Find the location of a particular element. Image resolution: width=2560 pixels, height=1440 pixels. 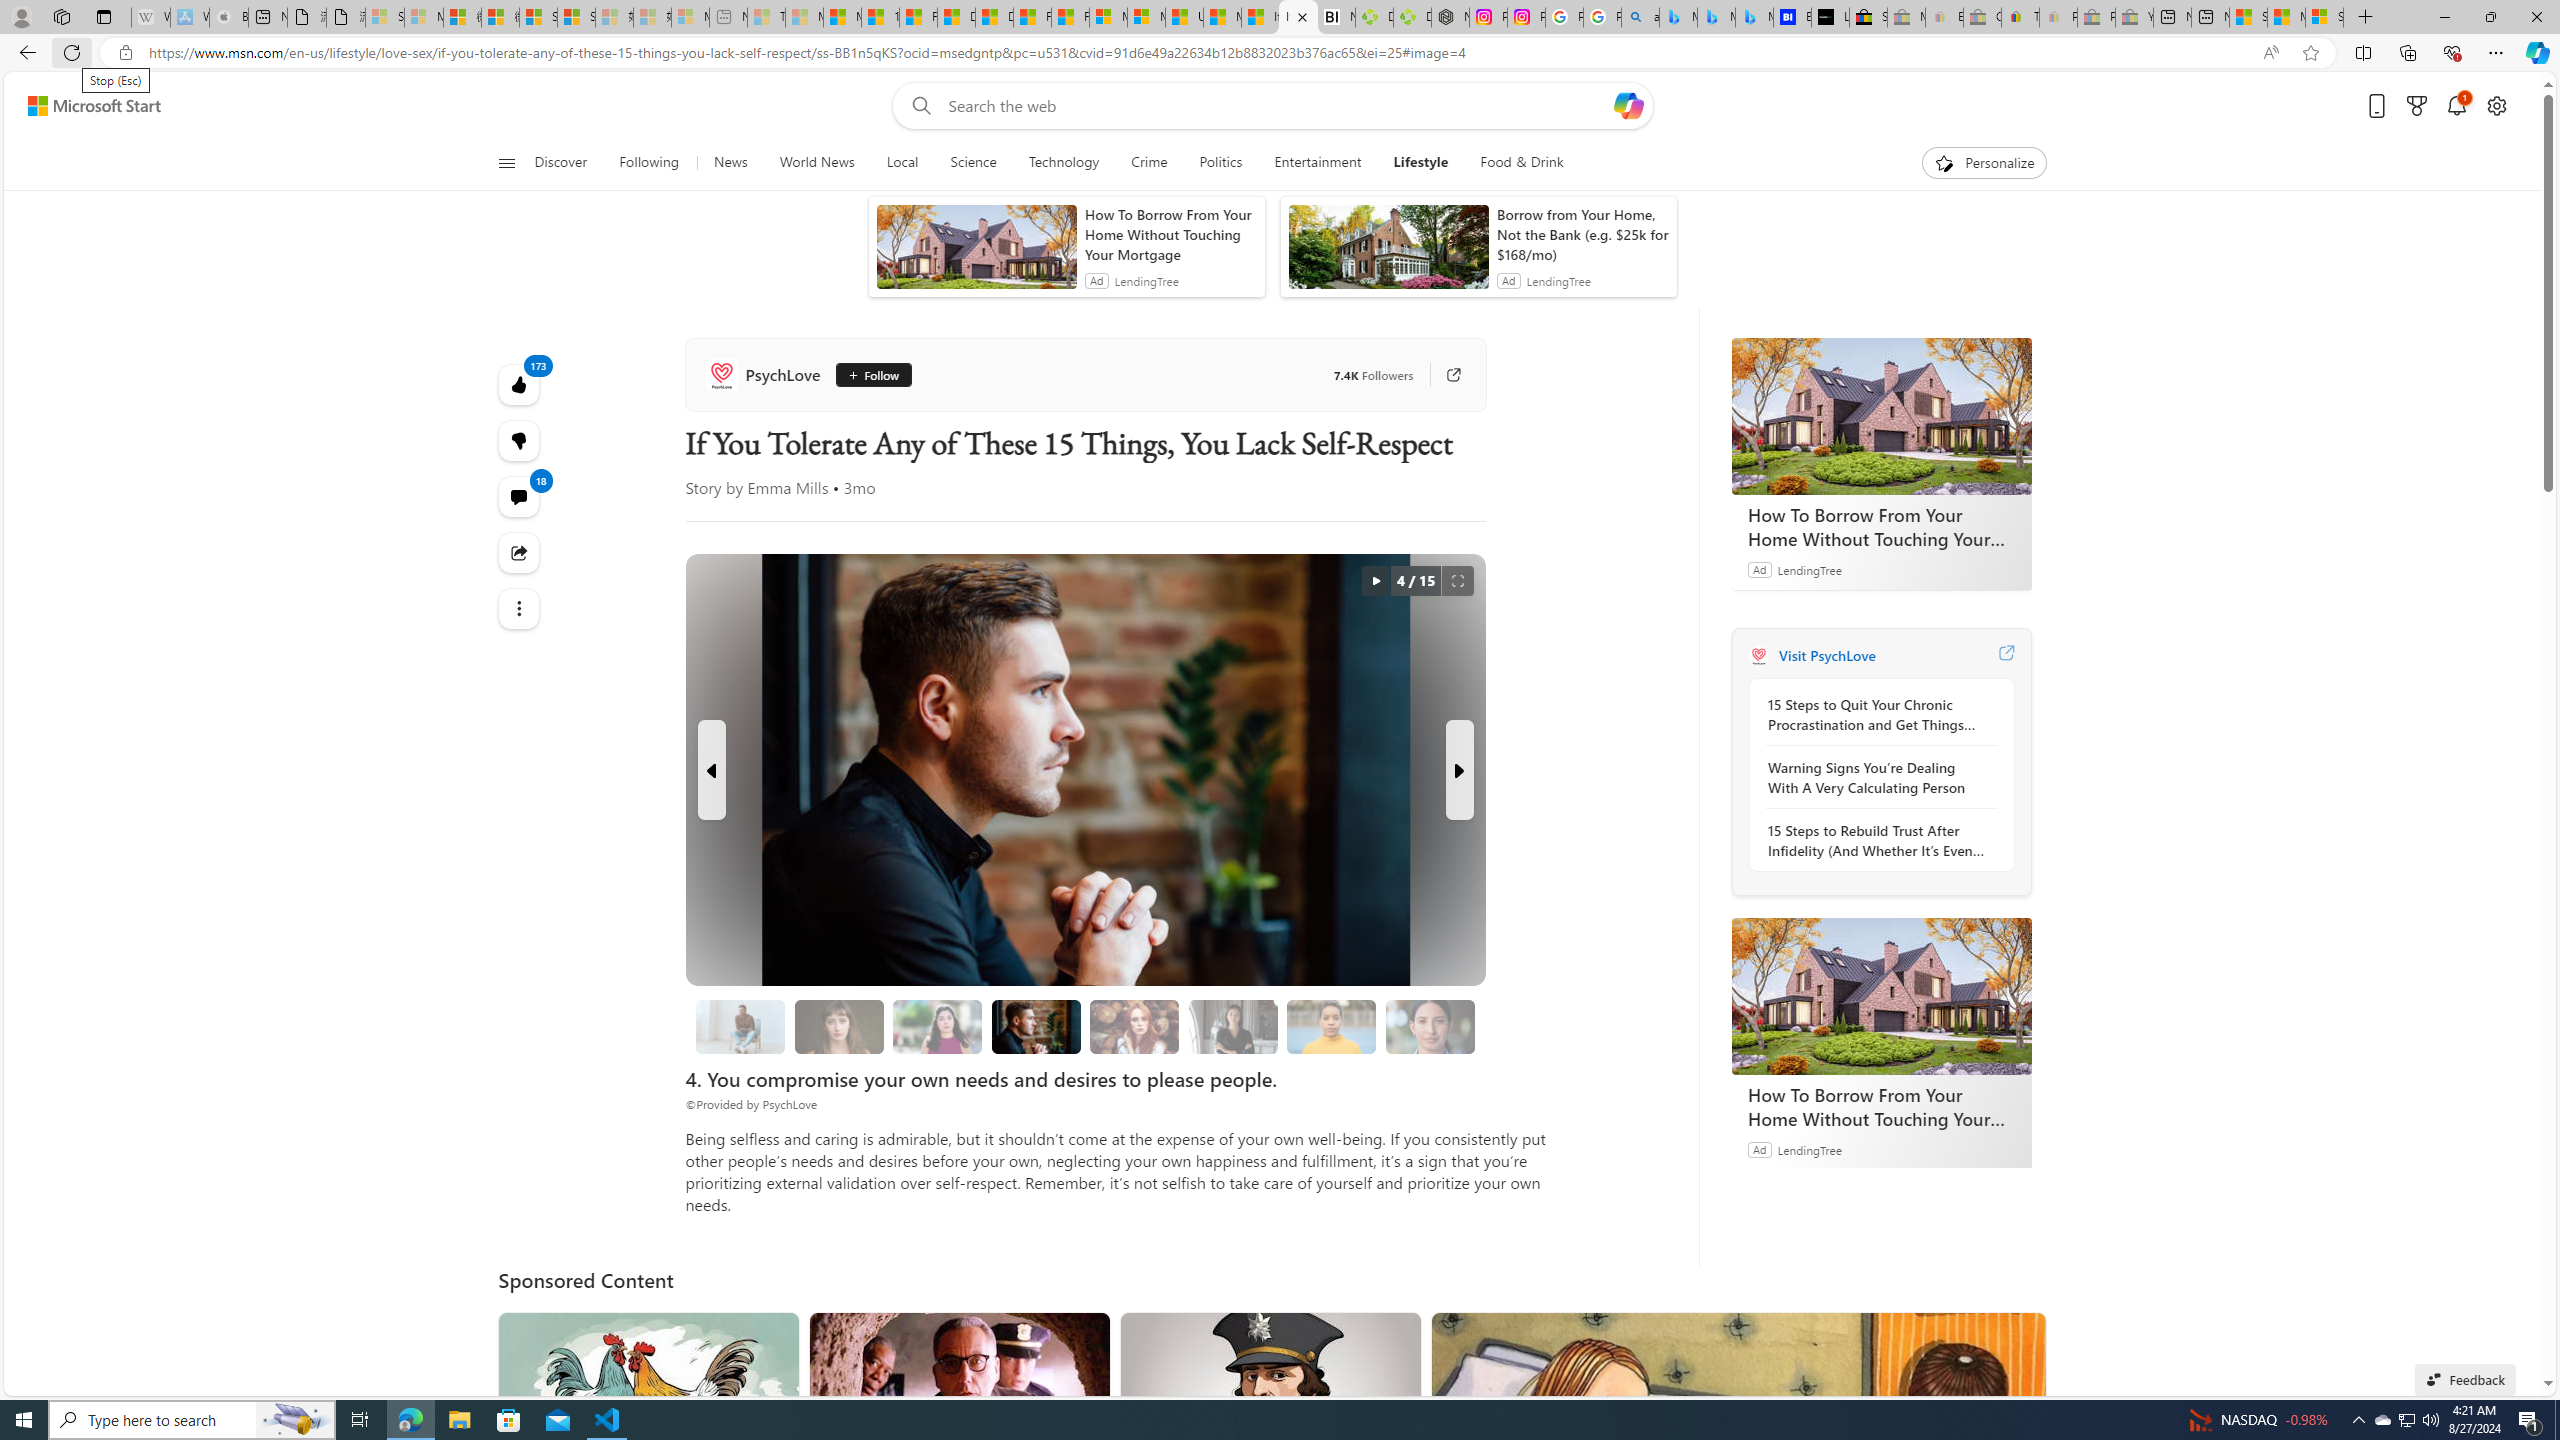

'Class: progress' is located at coordinates (1430, 1022).